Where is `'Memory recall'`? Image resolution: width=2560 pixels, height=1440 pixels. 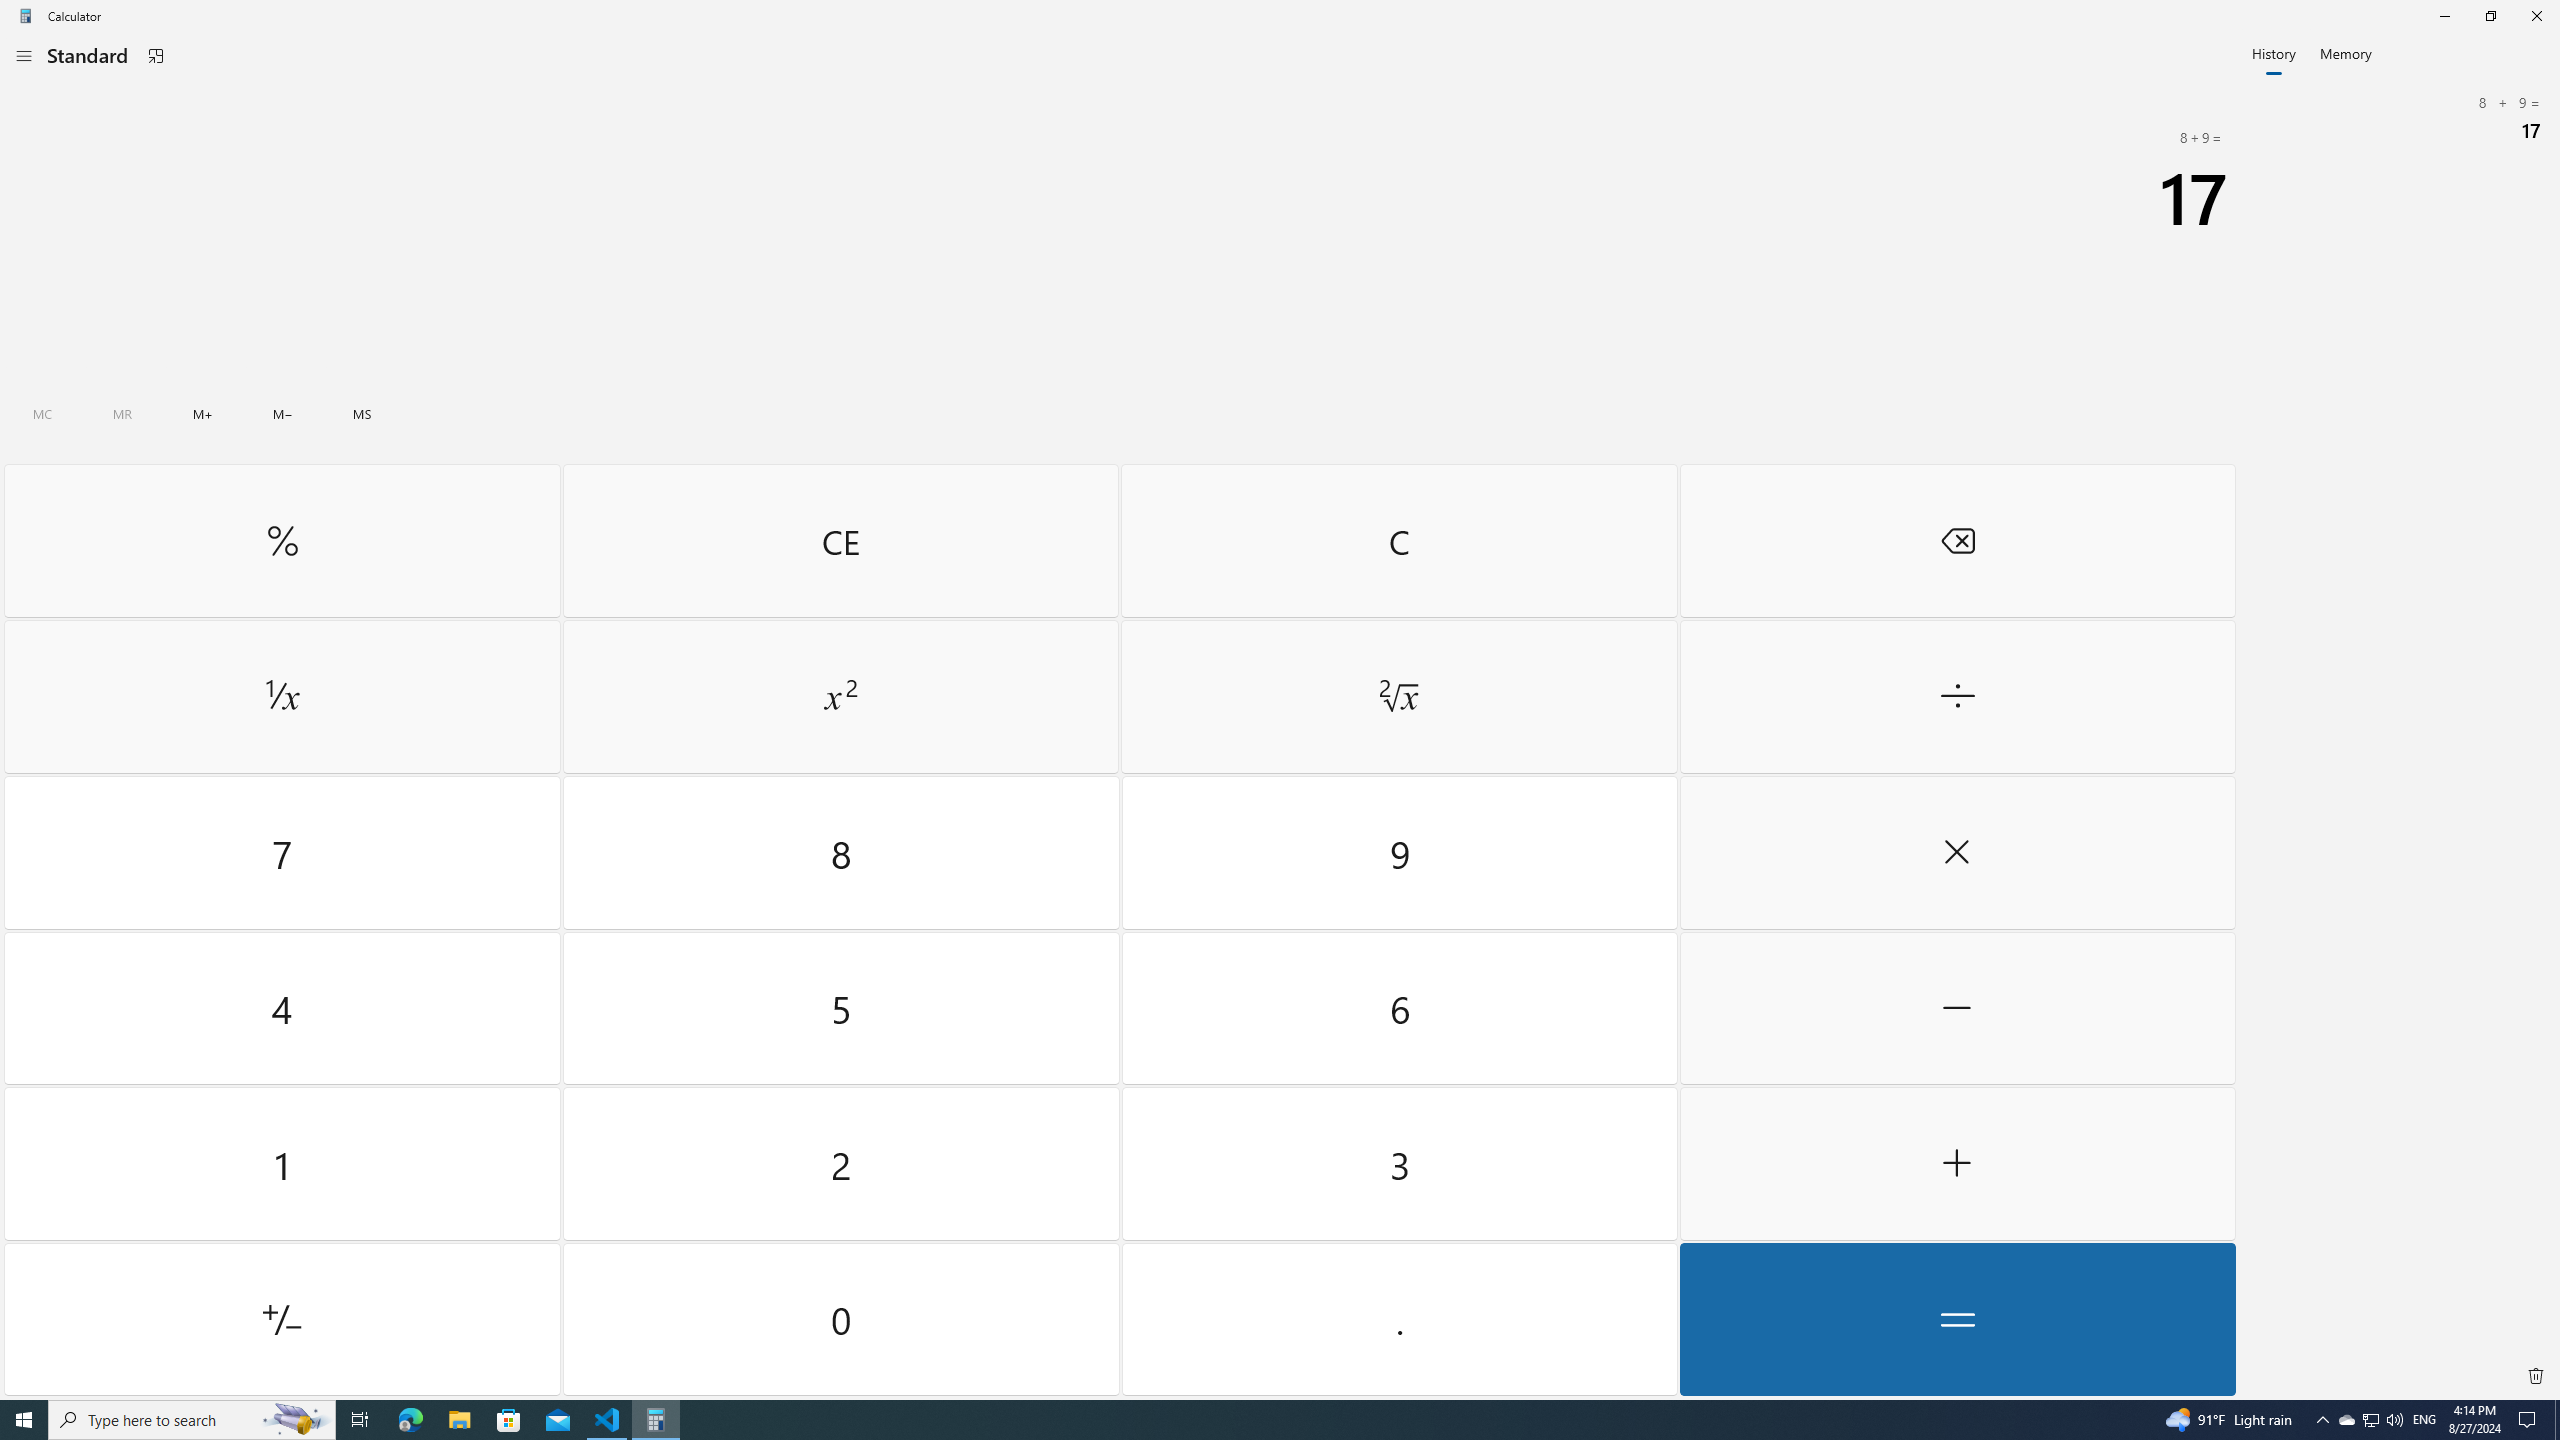
'Memory recall' is located at coordinates (122, 413).